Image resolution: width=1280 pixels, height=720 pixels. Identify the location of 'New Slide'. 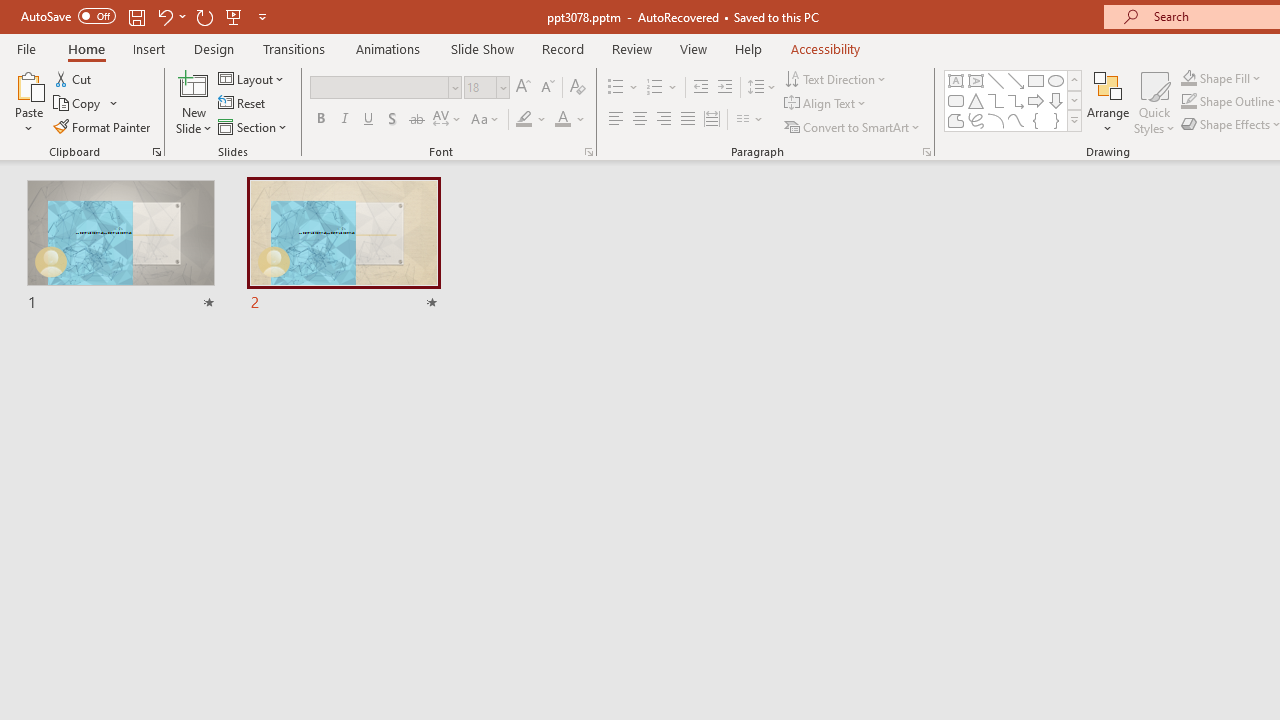
(193, 103).